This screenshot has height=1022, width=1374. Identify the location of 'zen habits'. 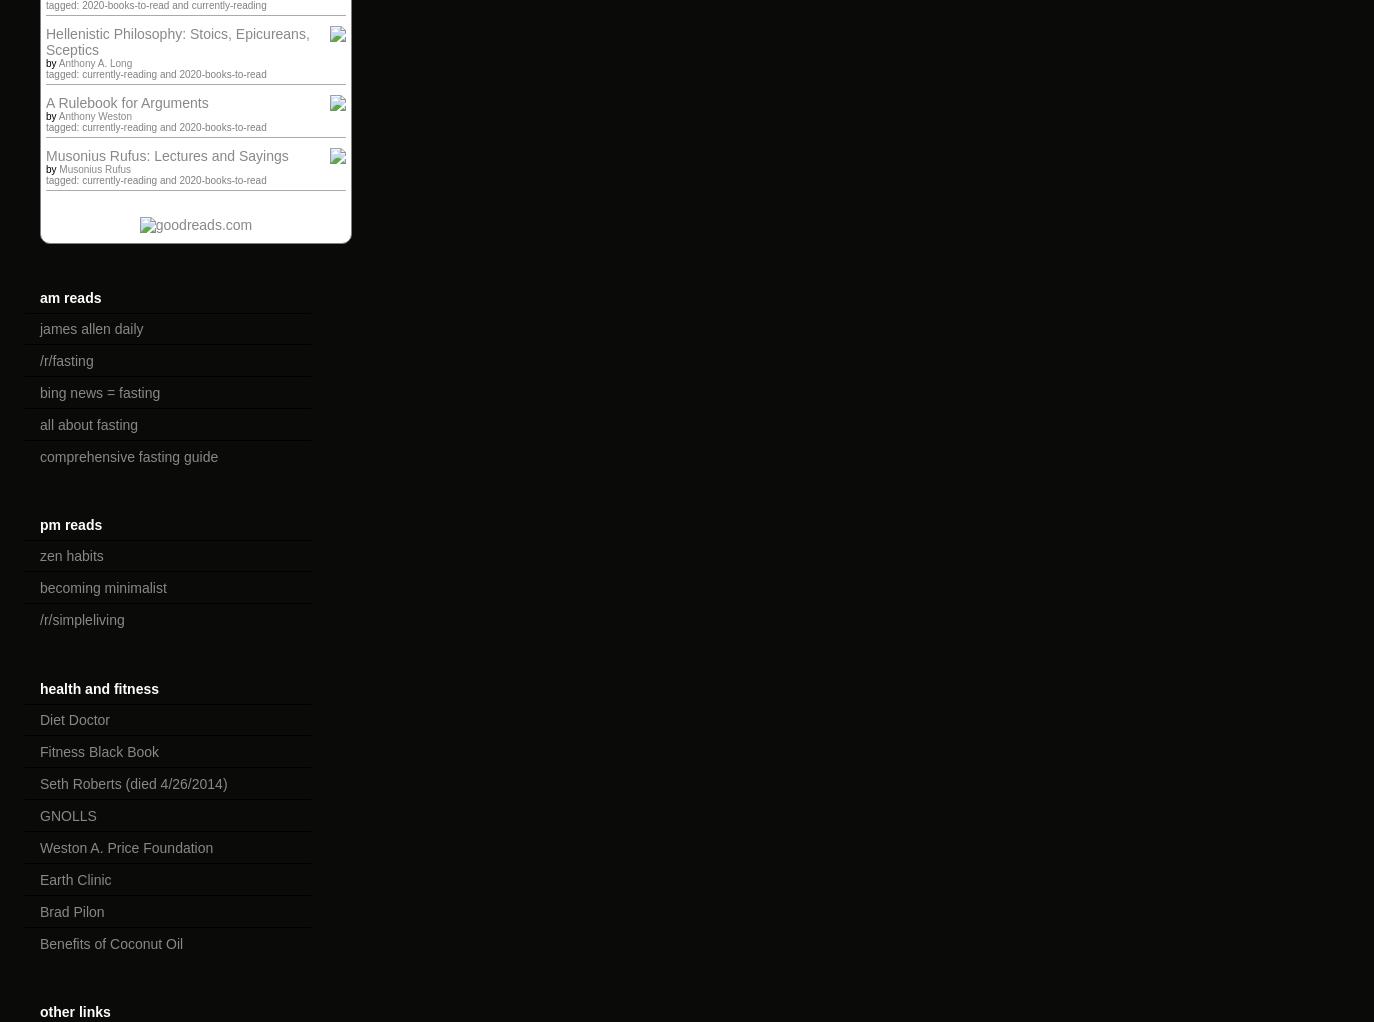
(70, 555).